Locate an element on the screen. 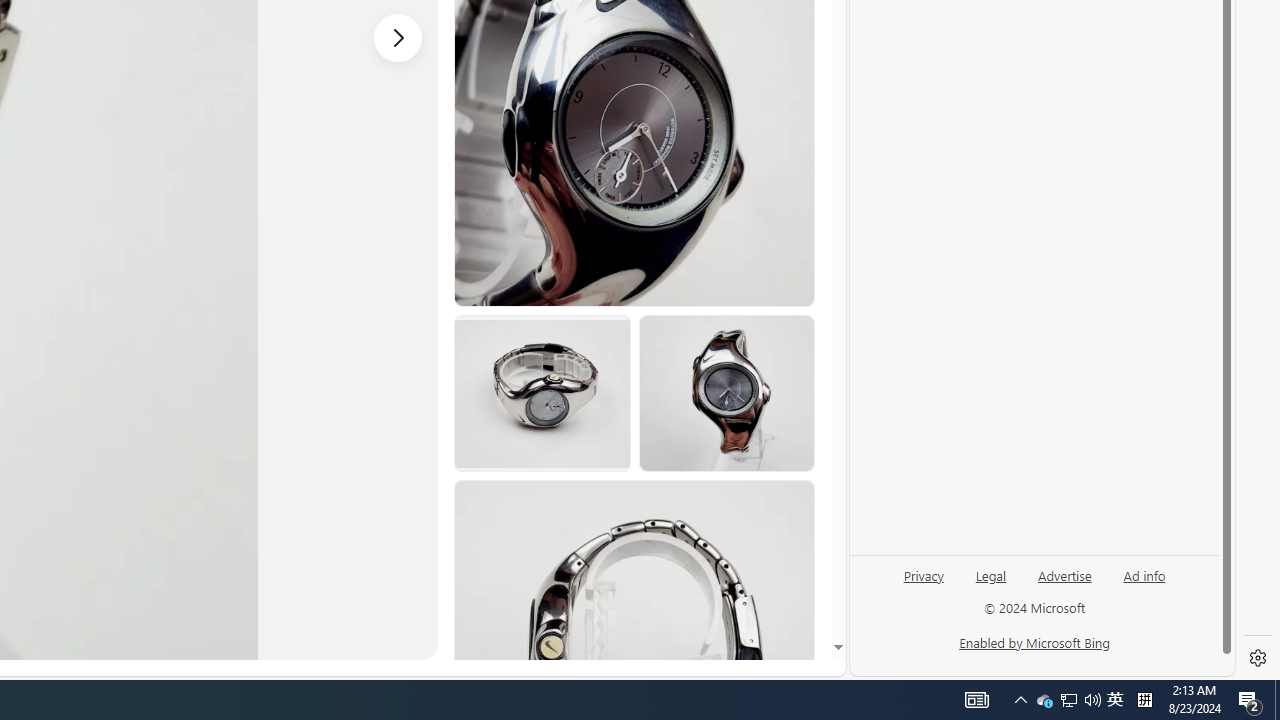 The image size is (1280, 720). 'Advertise' is located at coordinates (1063, 583).